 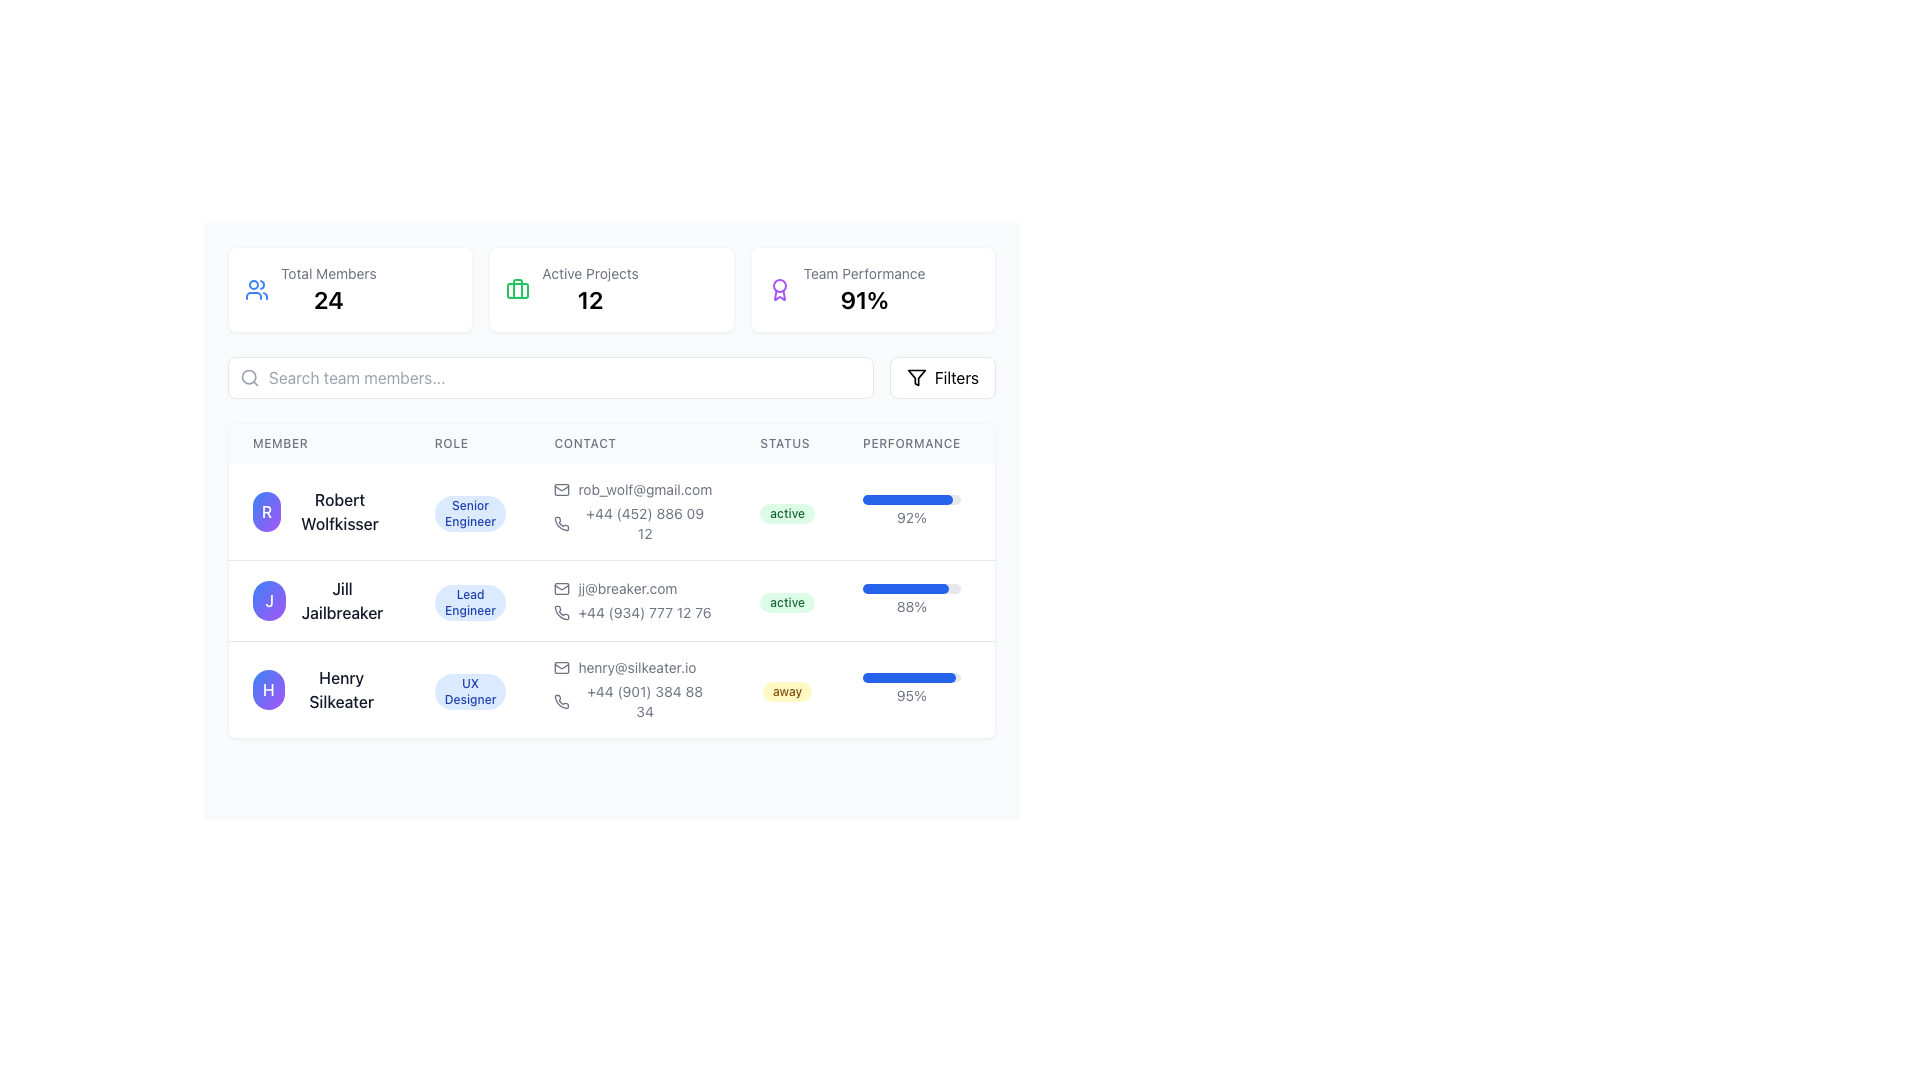 What do you see at coordinates (328, 273) in the screenshot?
I see `the descriptive Text label indicating the total number of members, which is positioned at the top-left section of the metrics panel, above the number '24'` at bounding box center [328, 273].